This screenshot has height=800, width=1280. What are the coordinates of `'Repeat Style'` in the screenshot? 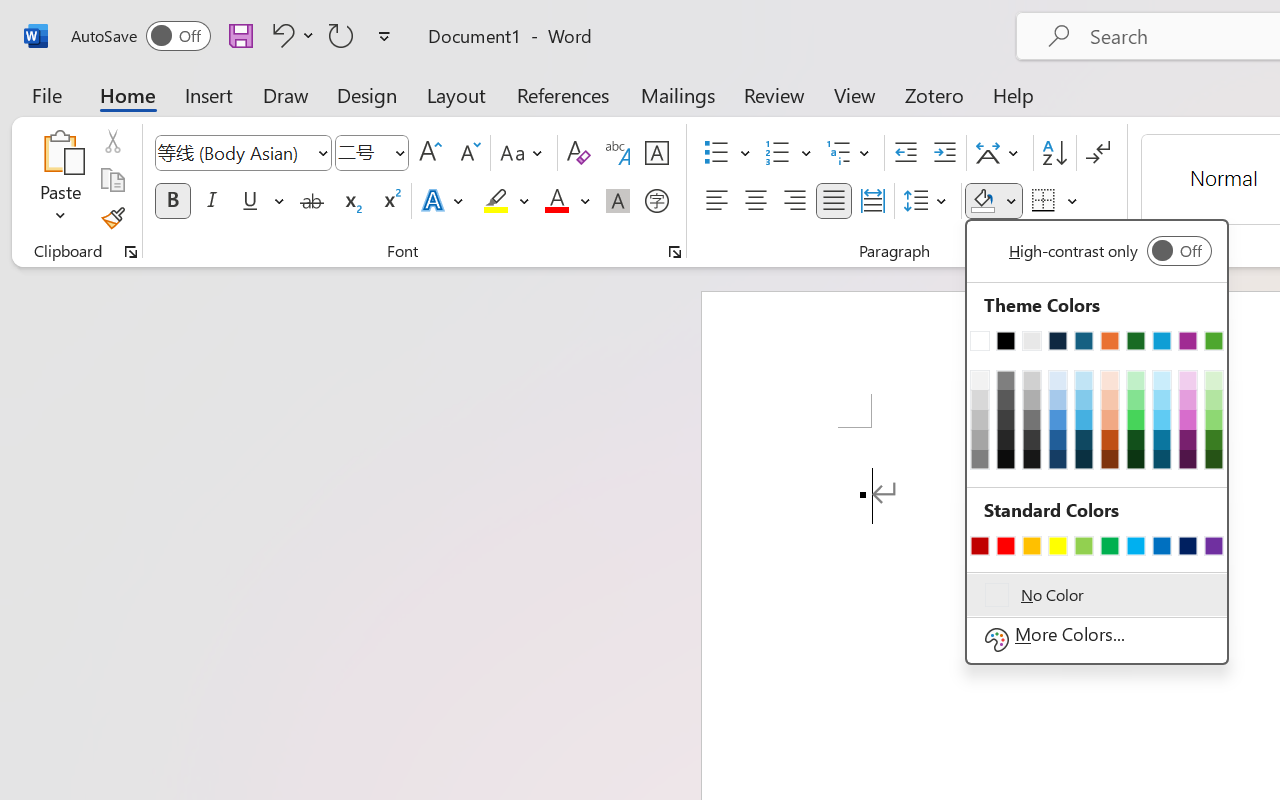 It's located at (341, 34).